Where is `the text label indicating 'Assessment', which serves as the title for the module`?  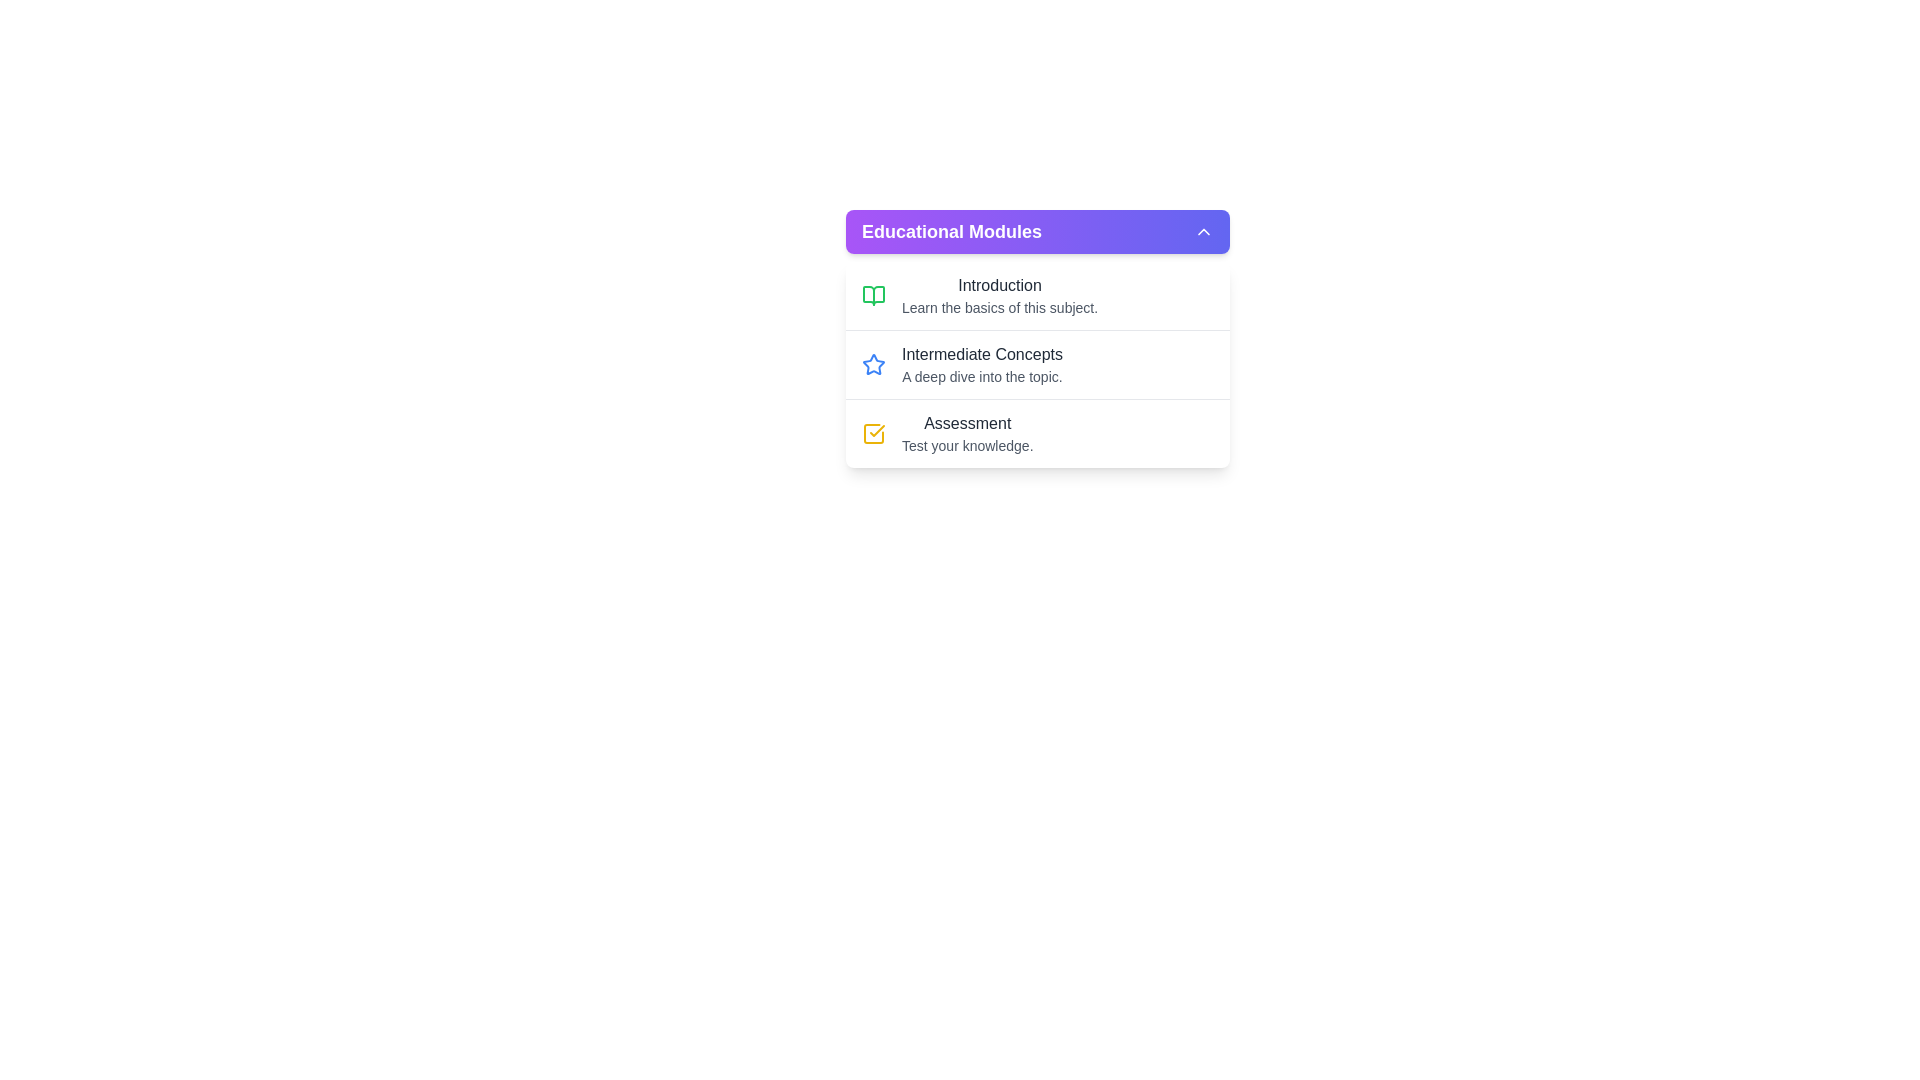
the text label indicating 'Assessment', which serves as the title for the module is located at coordinates (967, 423).